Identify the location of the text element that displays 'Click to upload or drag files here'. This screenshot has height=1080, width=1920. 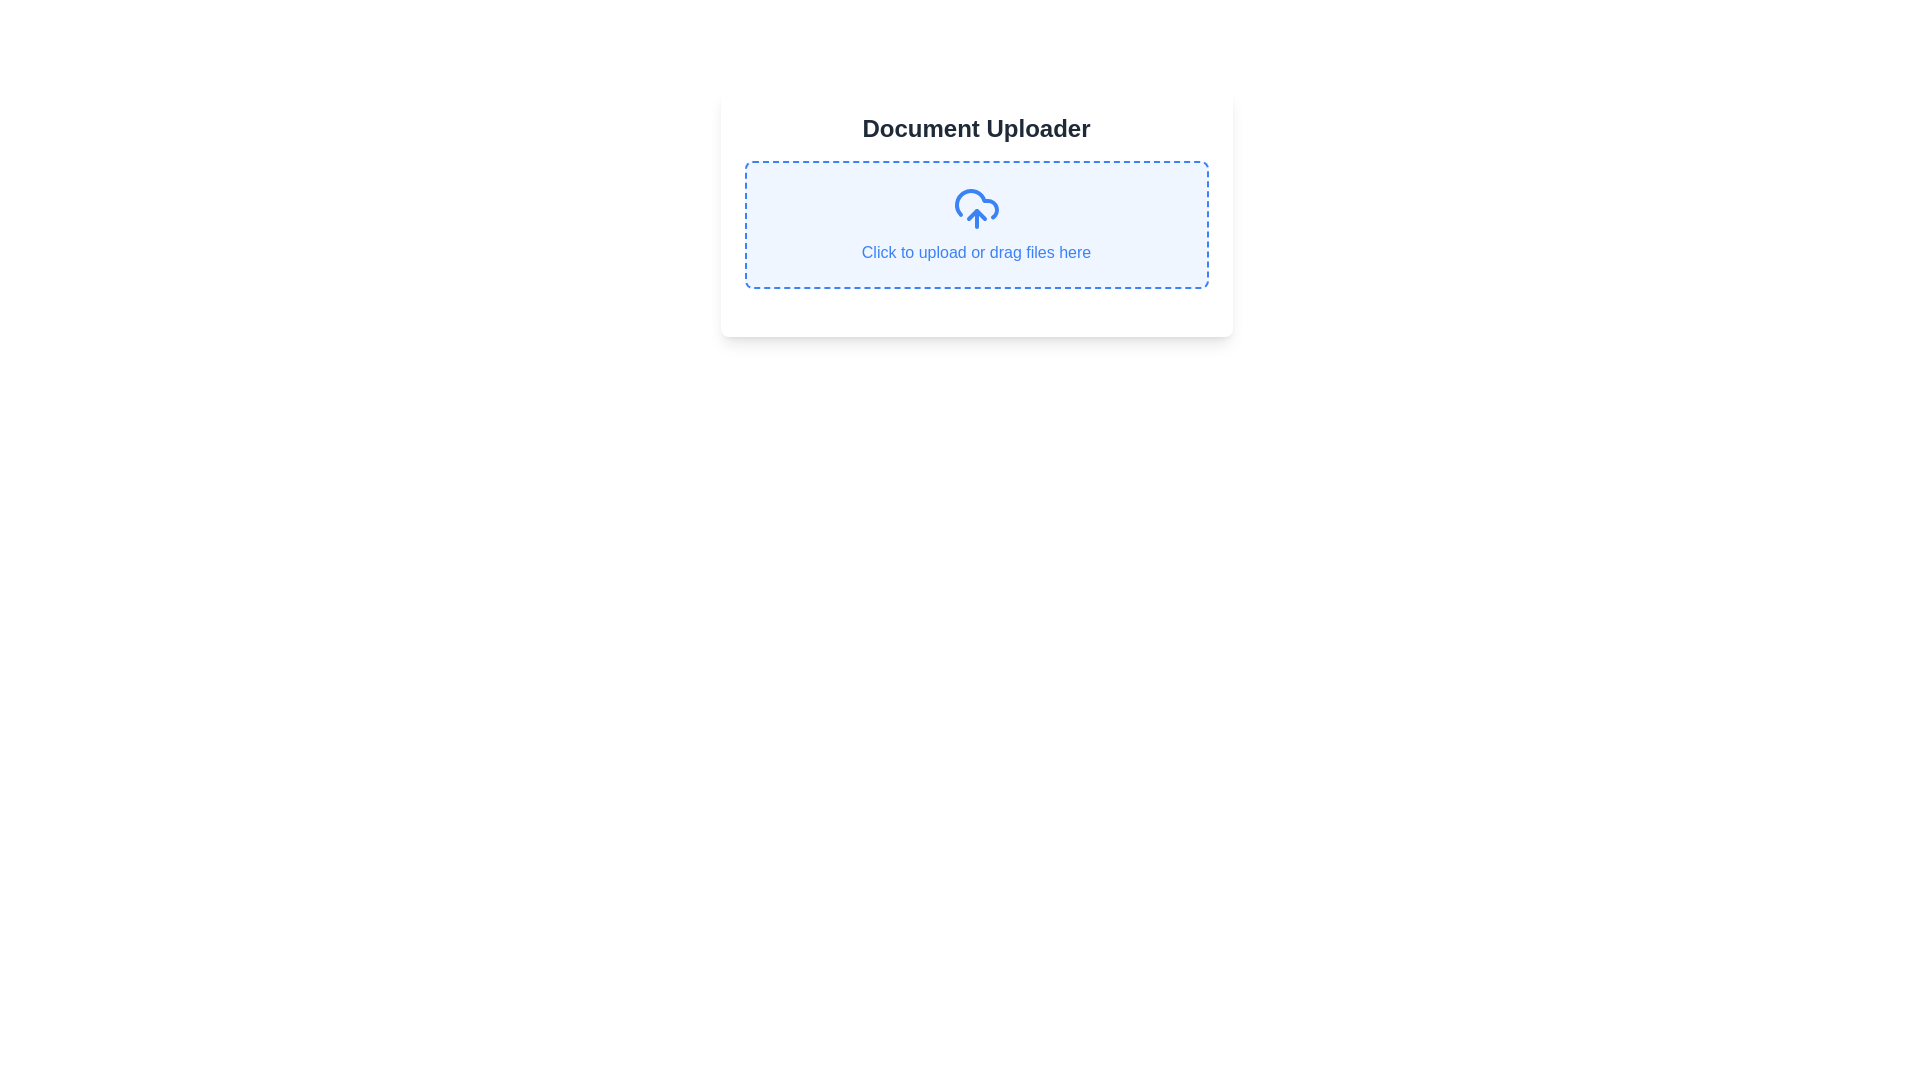
(976, 252).